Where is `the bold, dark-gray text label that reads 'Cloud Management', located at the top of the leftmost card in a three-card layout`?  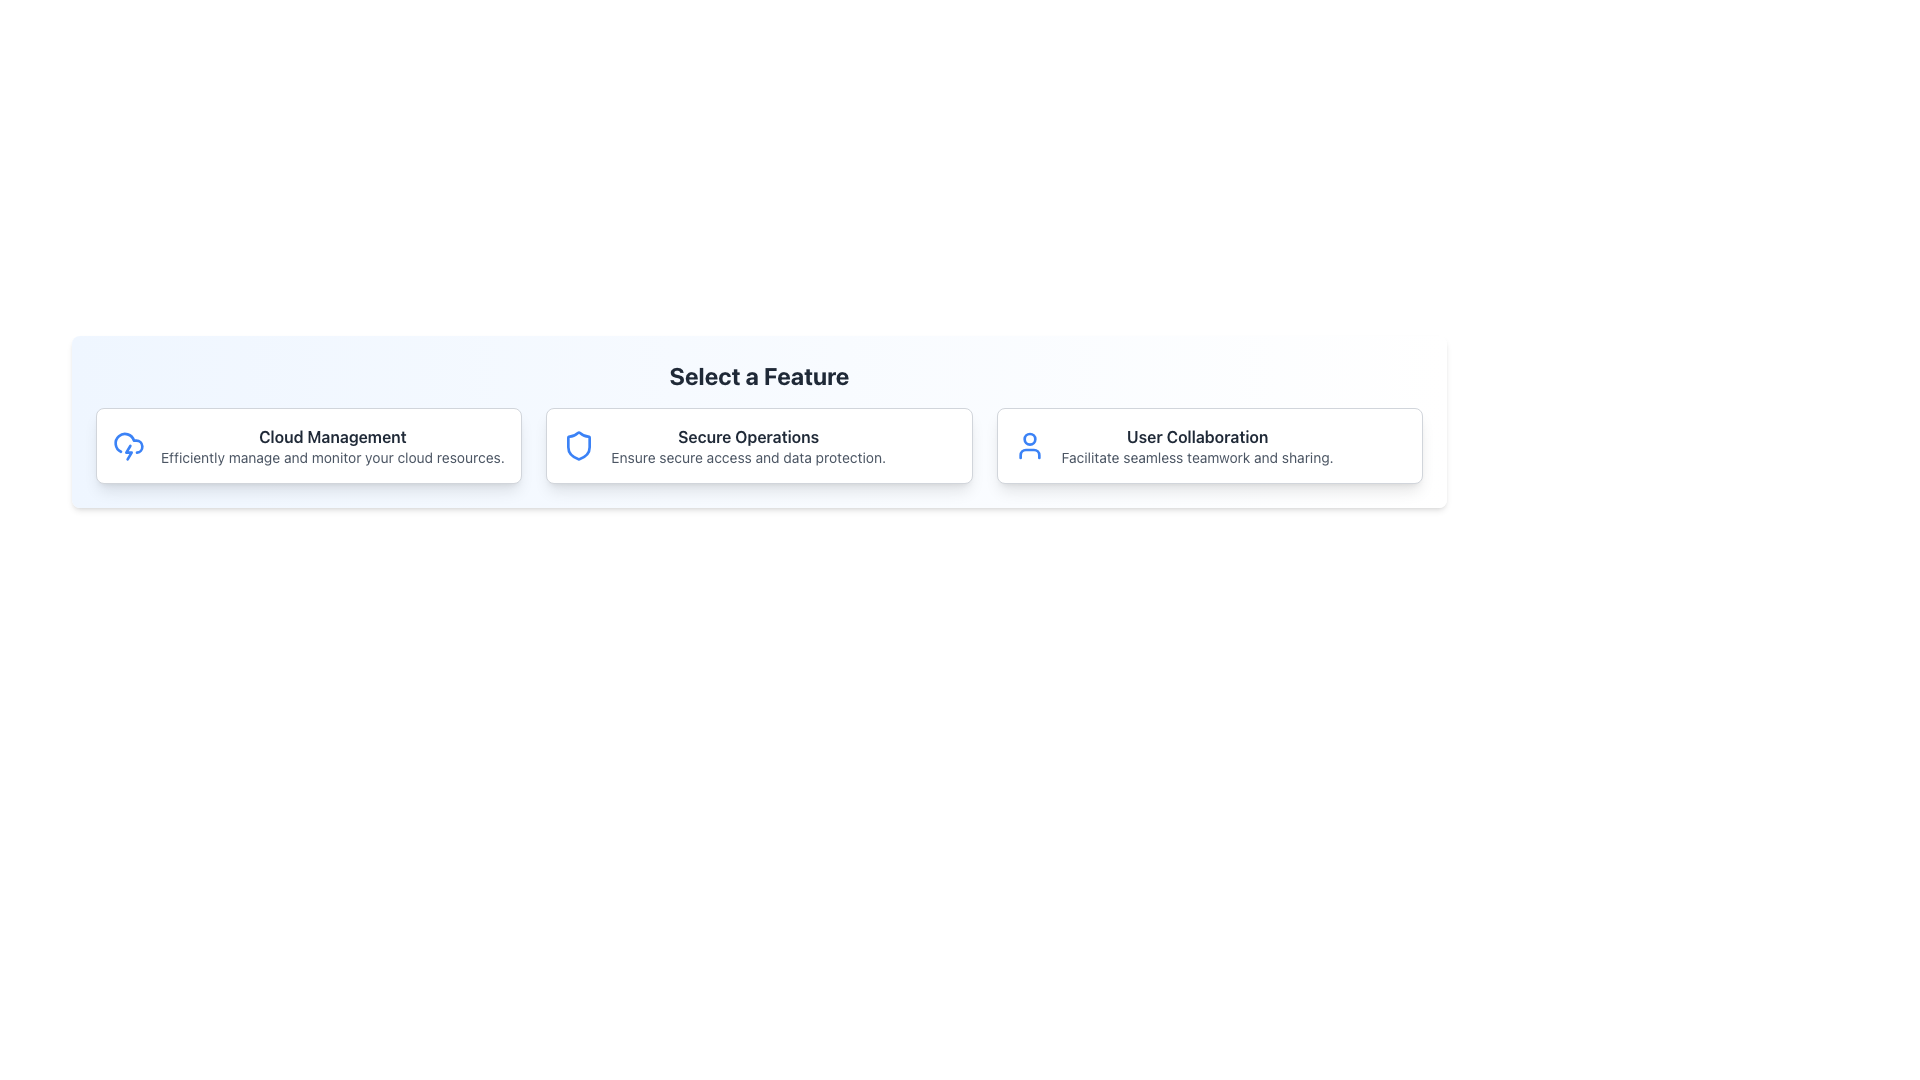 the bold, dark-gray text label that reads 'Cloud Management', located at the top of the leftmost card in a three-card layout is located at coordinates (332, 435).